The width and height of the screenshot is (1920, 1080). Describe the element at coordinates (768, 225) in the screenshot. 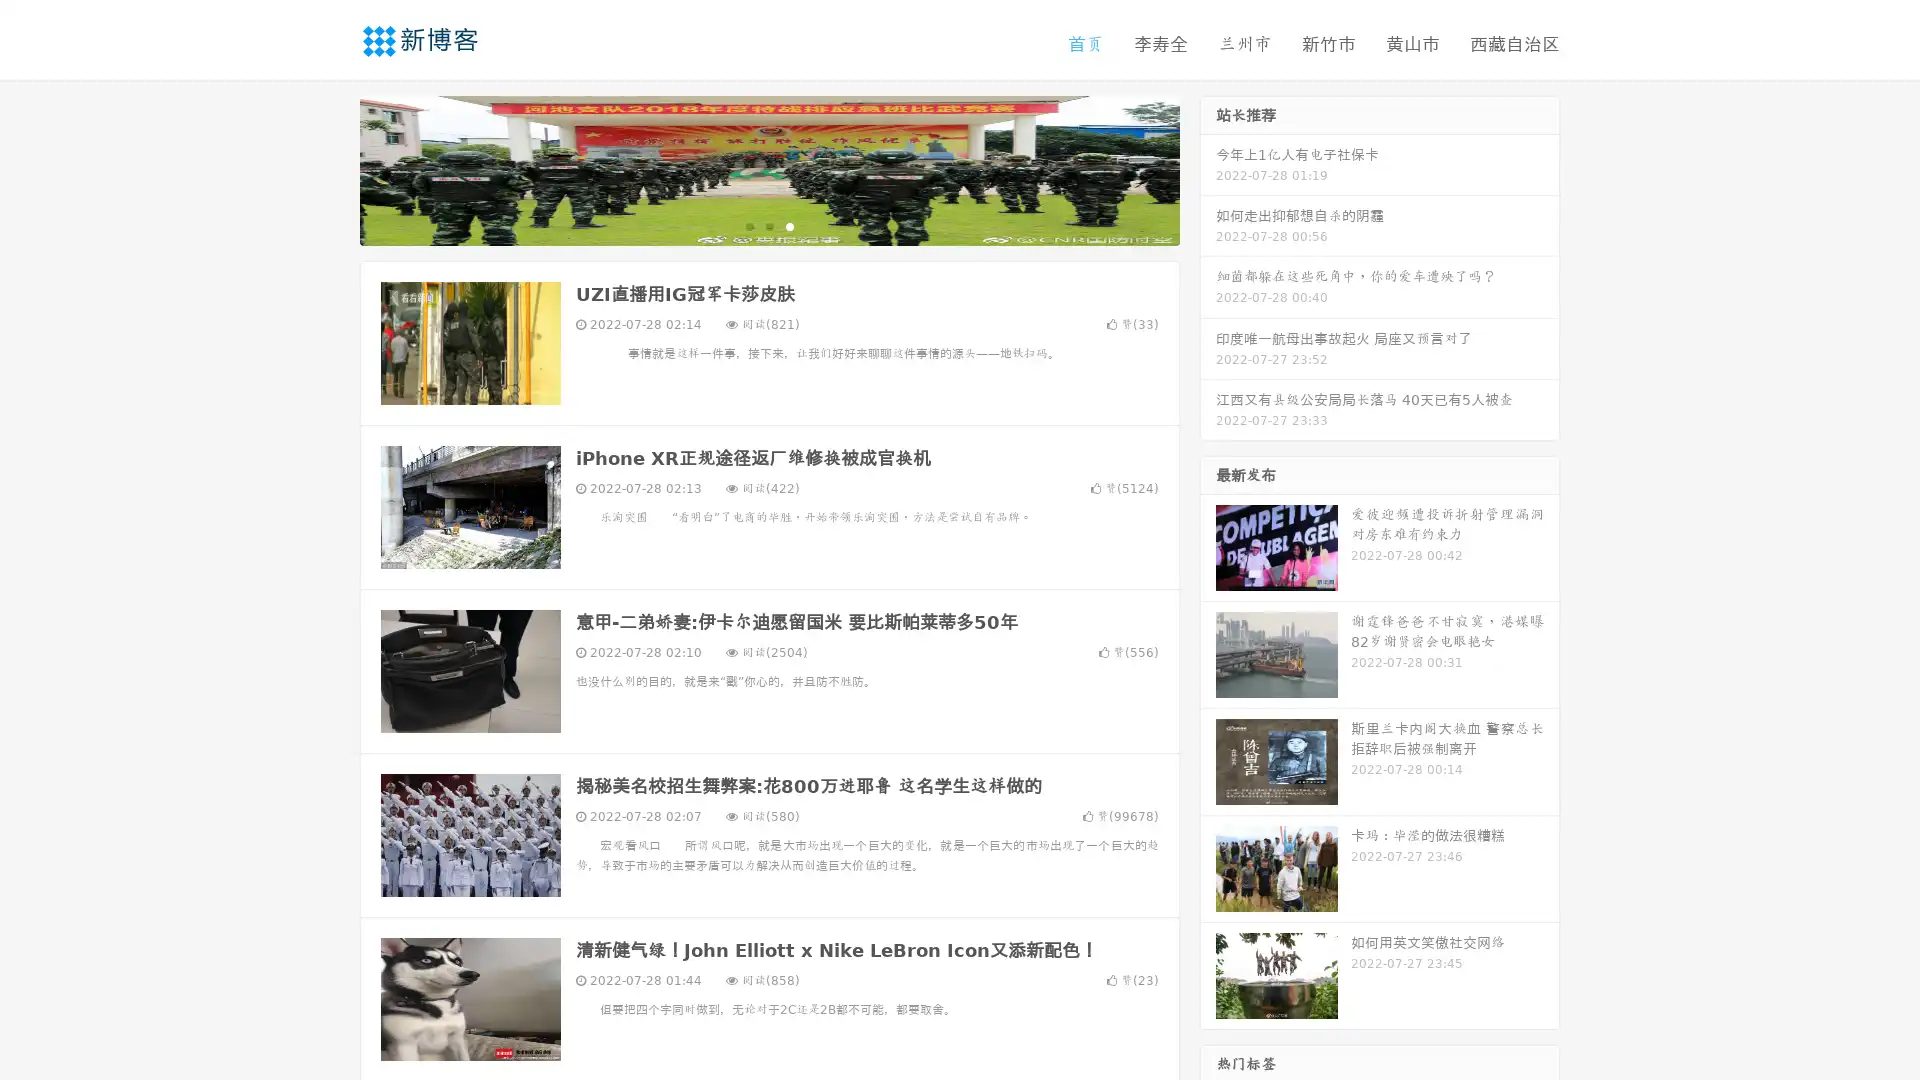

I see `Go to slide 2` at that location.